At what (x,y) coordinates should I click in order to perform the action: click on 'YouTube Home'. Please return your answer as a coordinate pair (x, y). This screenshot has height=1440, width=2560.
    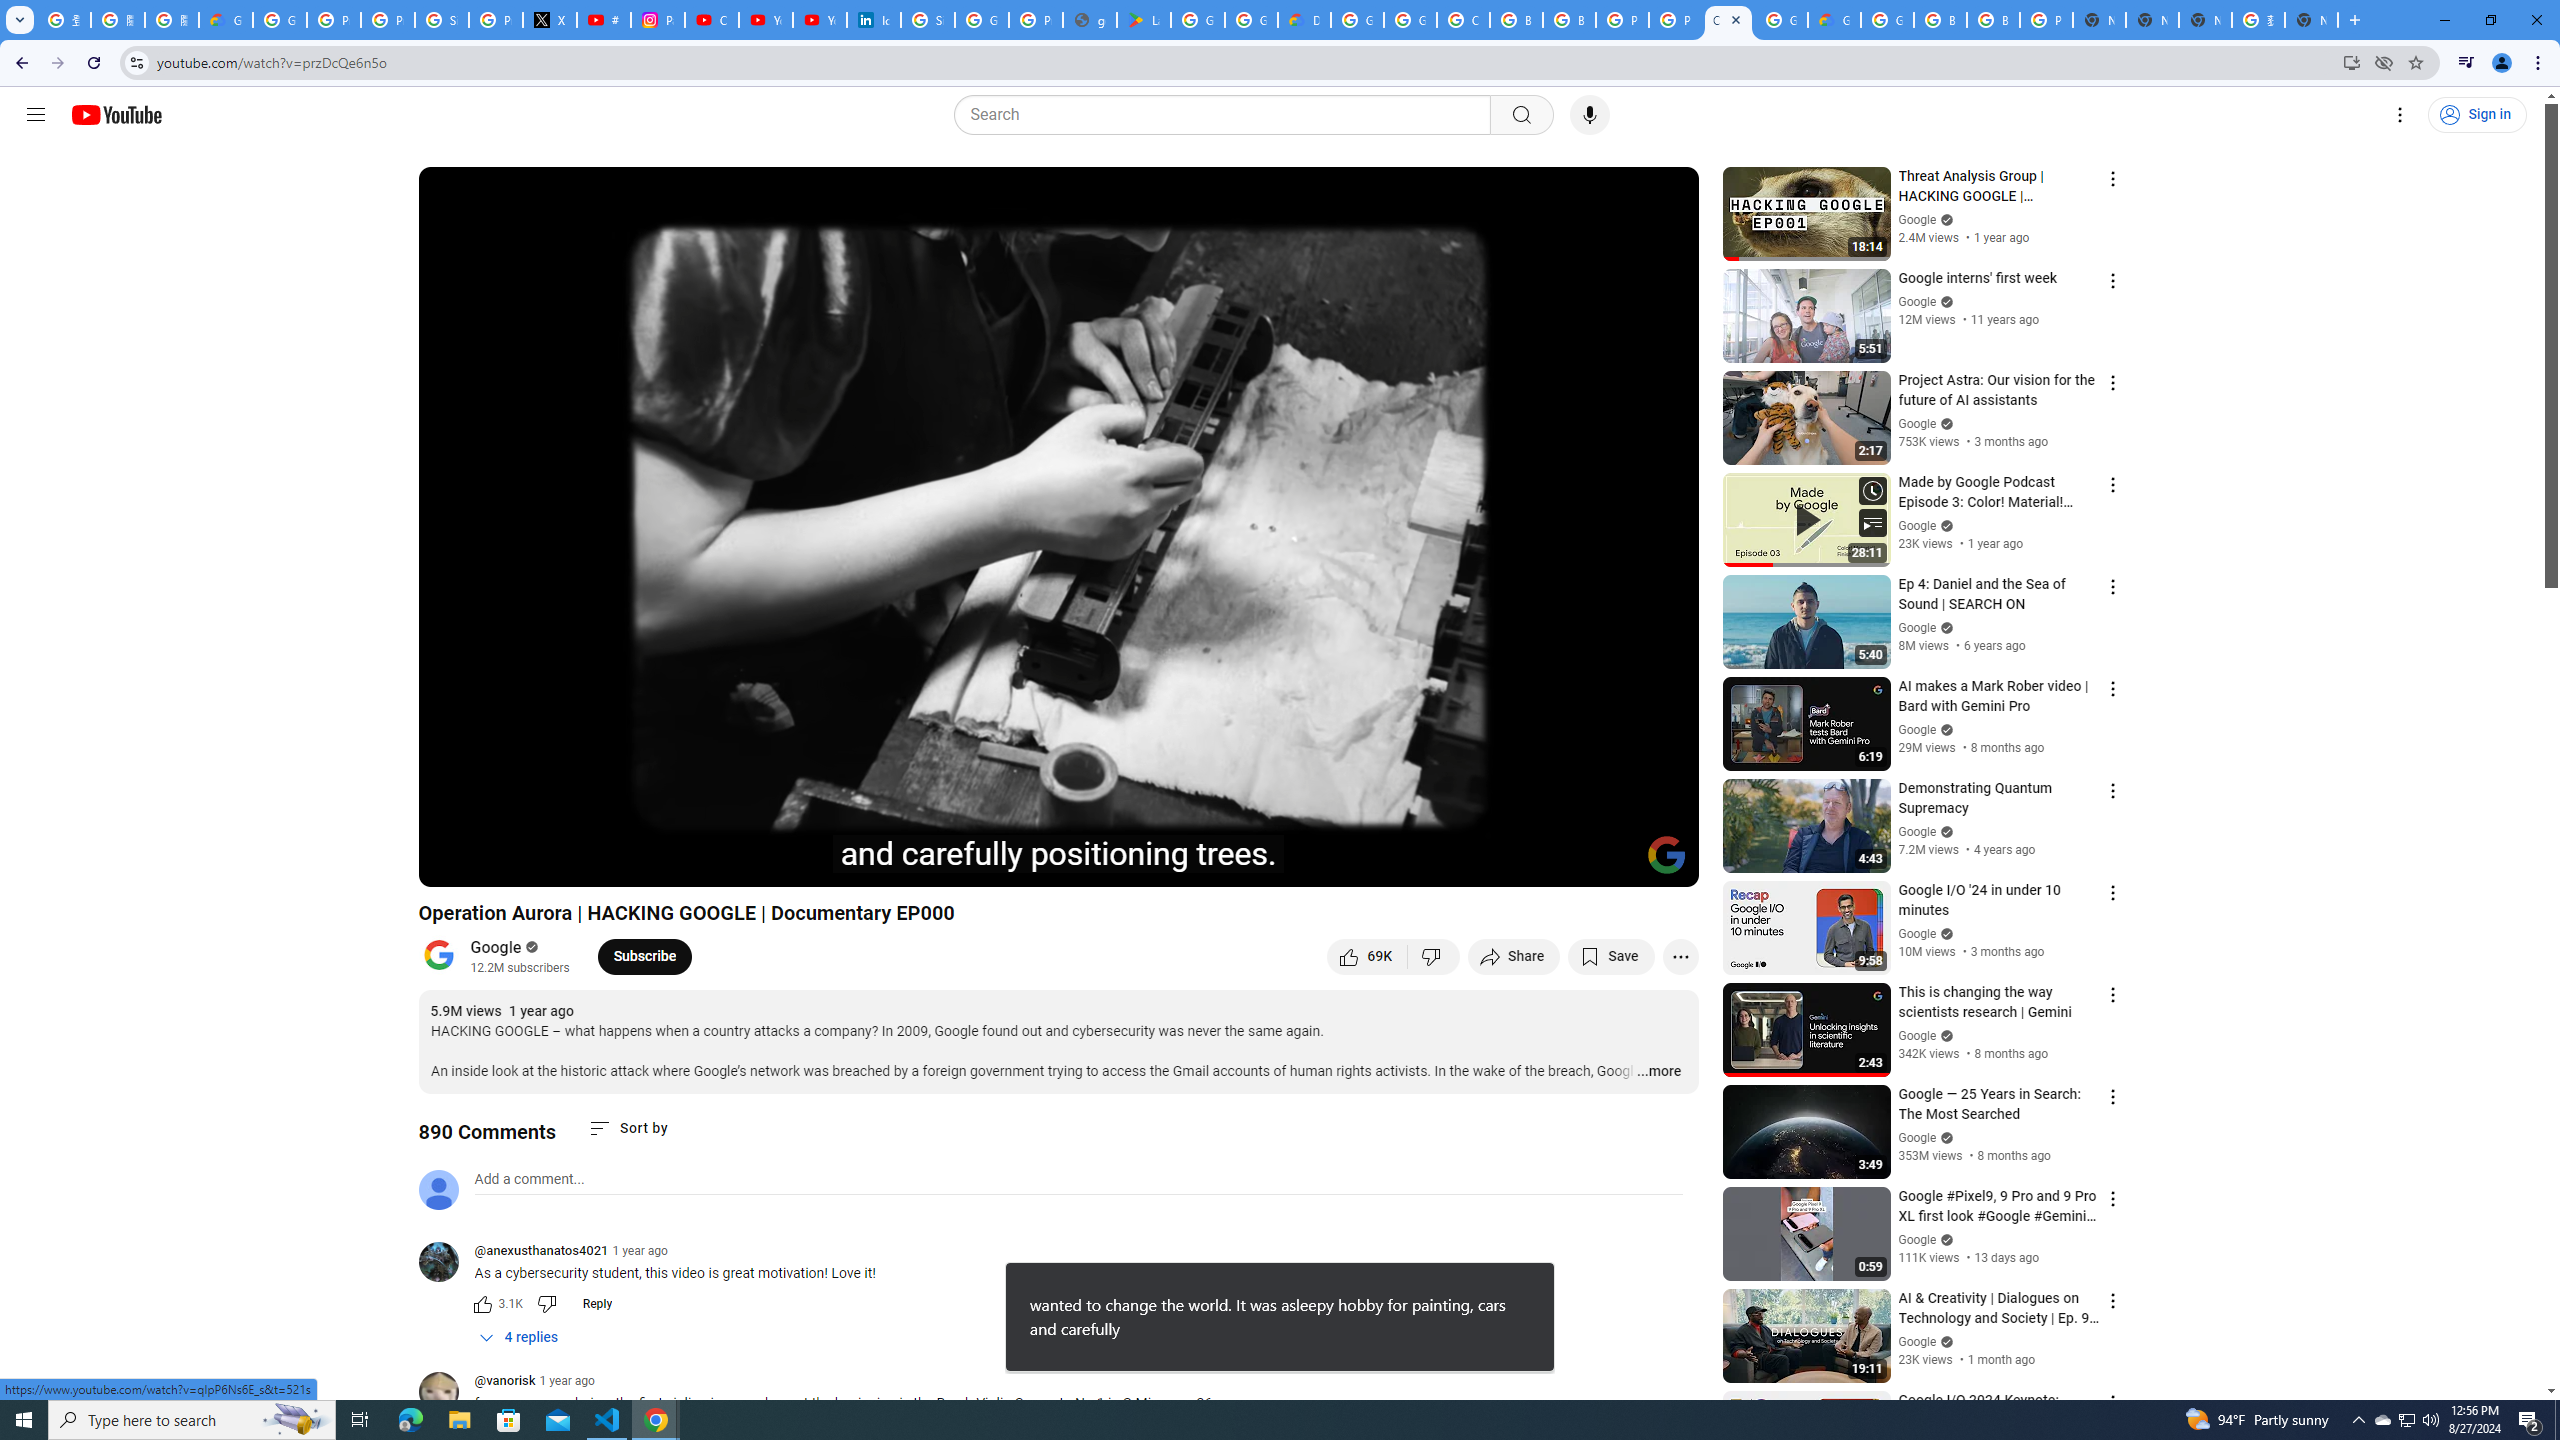
    Looking at the image, I should click on (115, 114).